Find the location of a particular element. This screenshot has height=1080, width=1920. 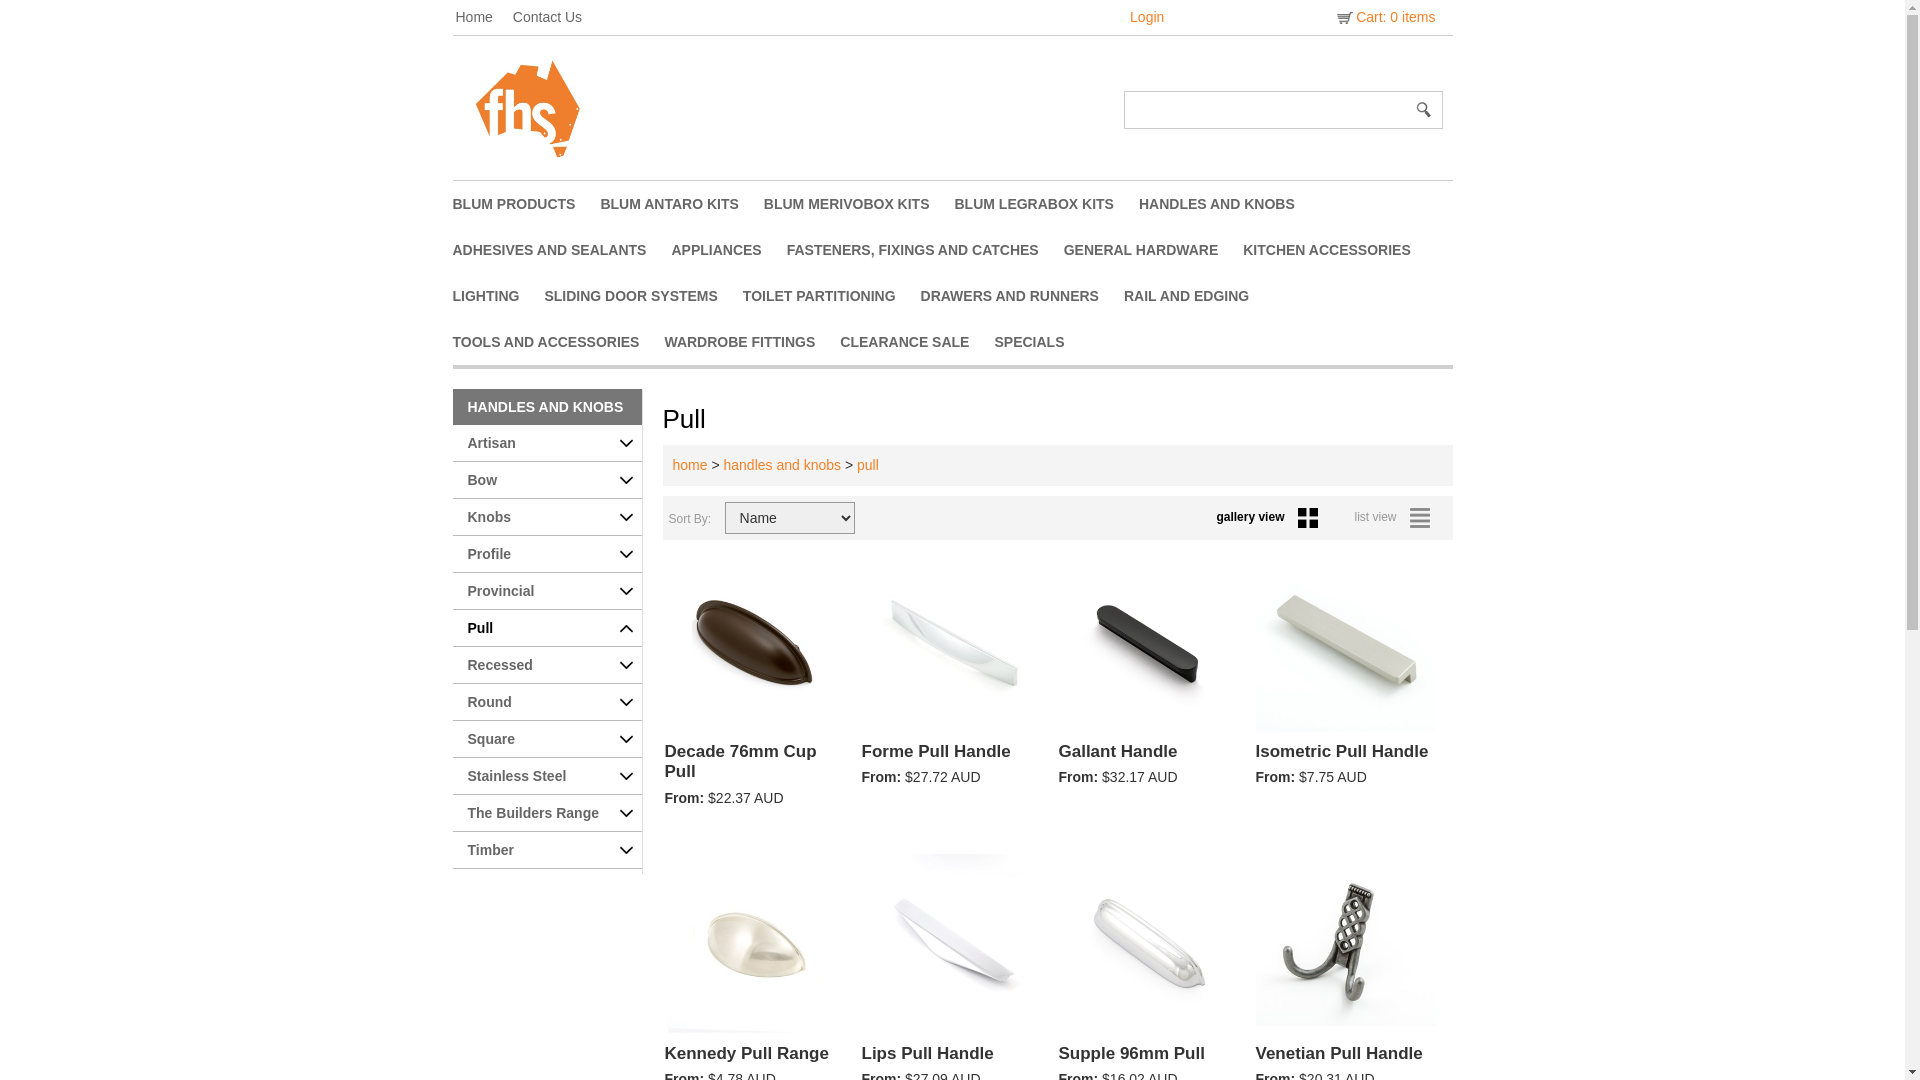

'Cart: 0 items' is located at coordinates (1383, 16).